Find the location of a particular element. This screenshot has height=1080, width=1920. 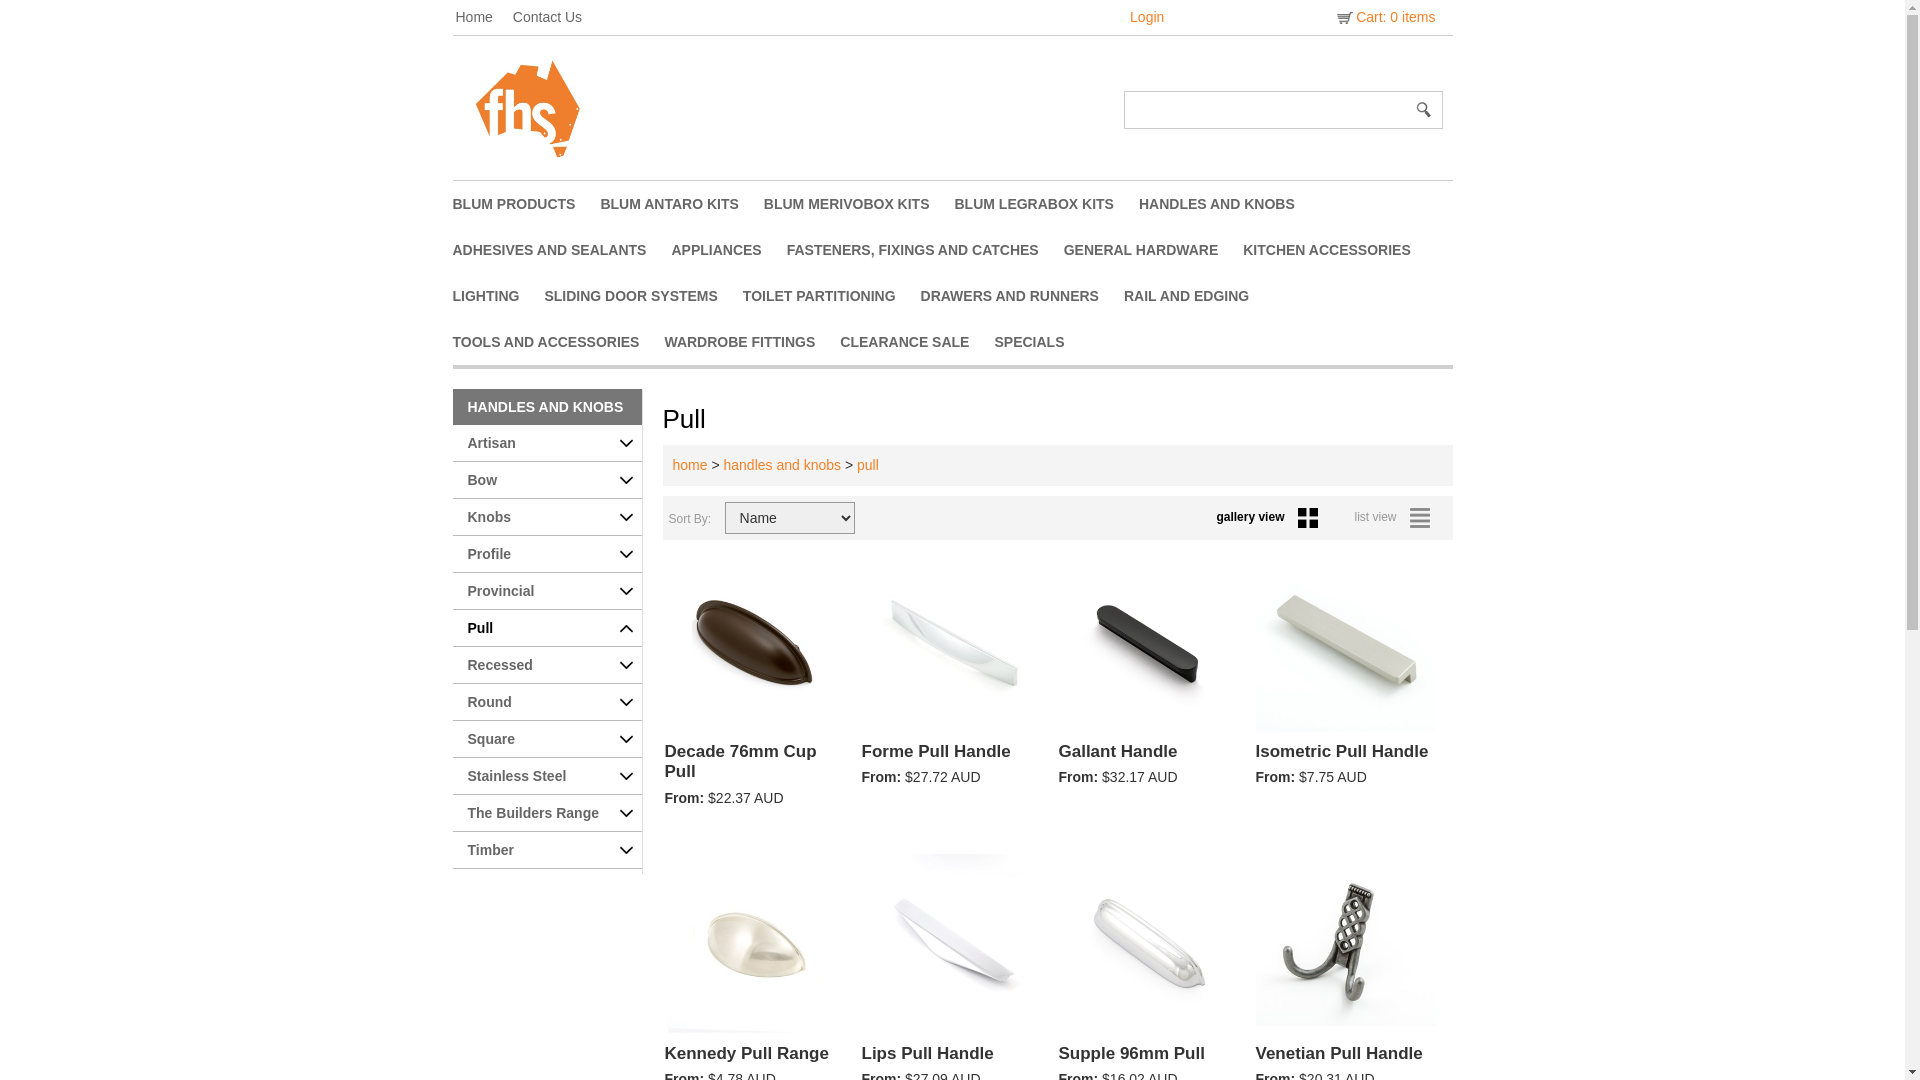

'Cart: 0 items' is located at coordinates (1383, 16).